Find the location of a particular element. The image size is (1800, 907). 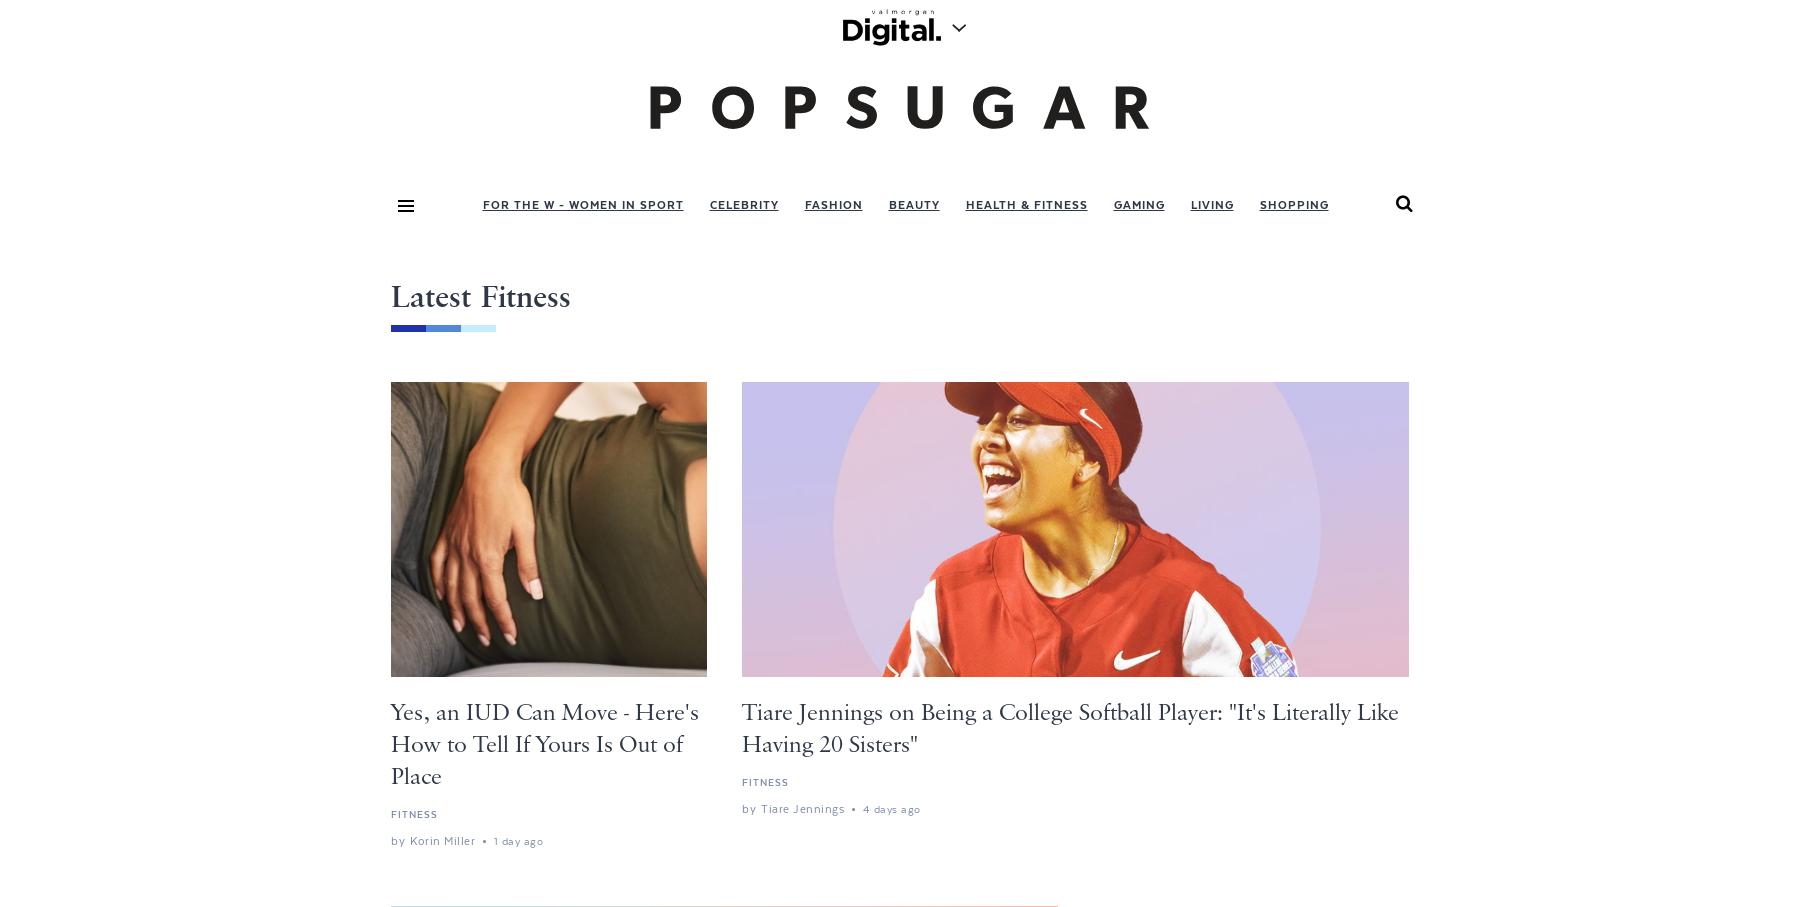

'Shopping' is located at coordinates (1293, 203).